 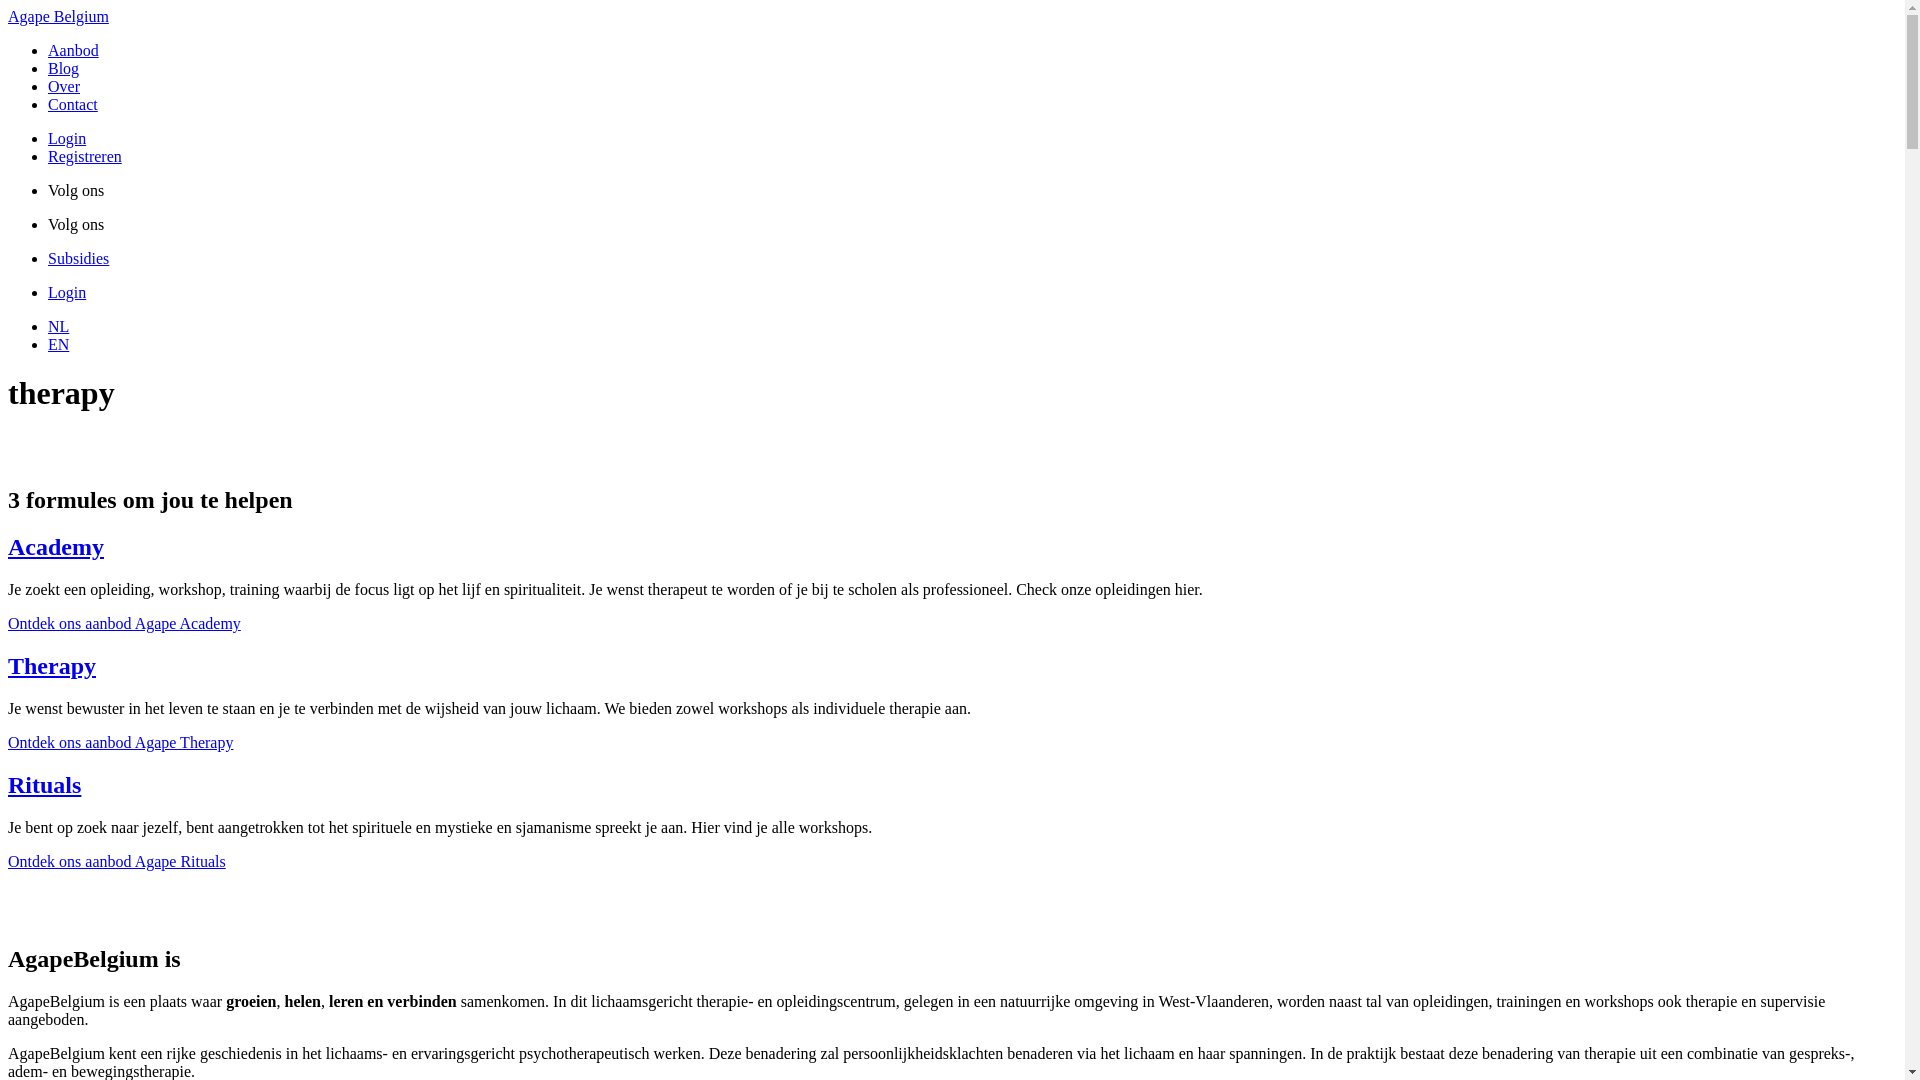 What do you see at coordinates (78, 257) in the screenshot?
I see `'Subsidies'` at bounding box center [78, 257].